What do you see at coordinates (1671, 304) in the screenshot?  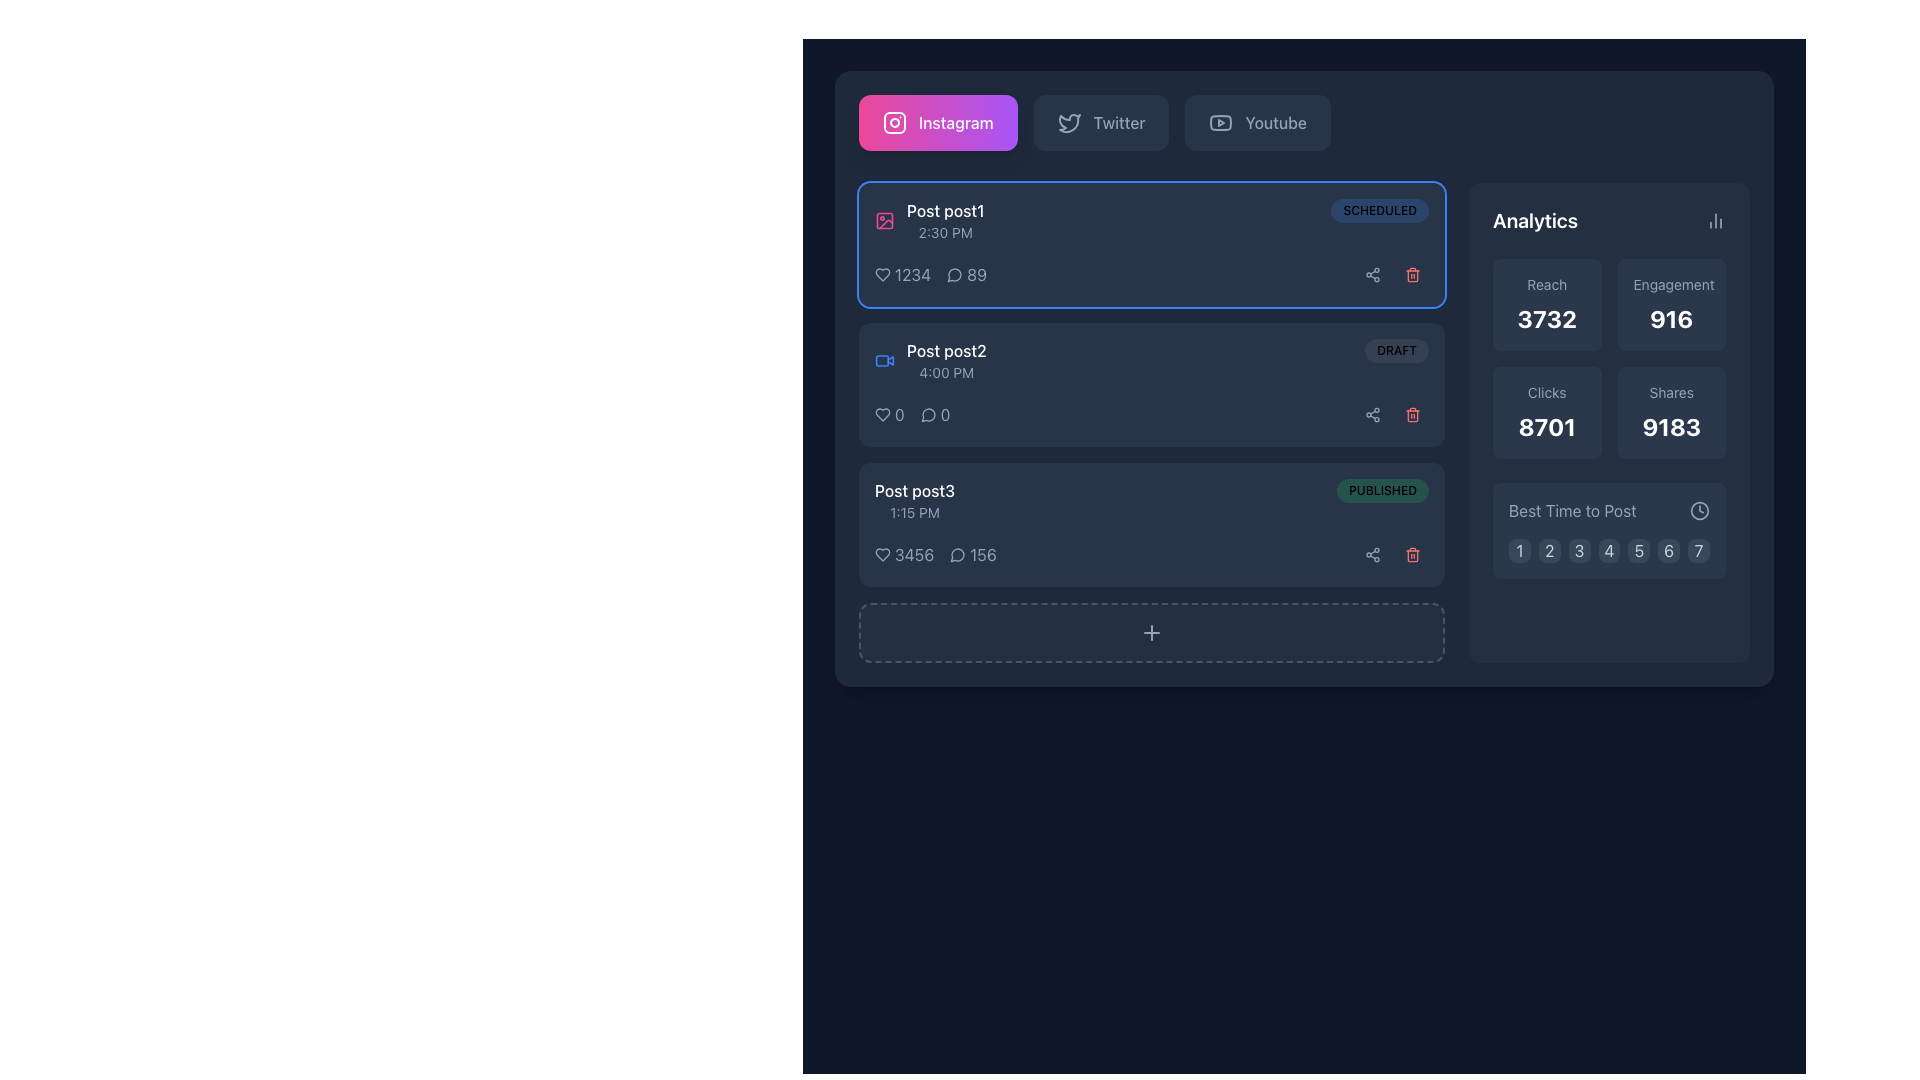 I see `the metric value displayed in the informational display card showing '916' under the 'Engagement' label in the Analytics section` at bounding box center [1671, 304].